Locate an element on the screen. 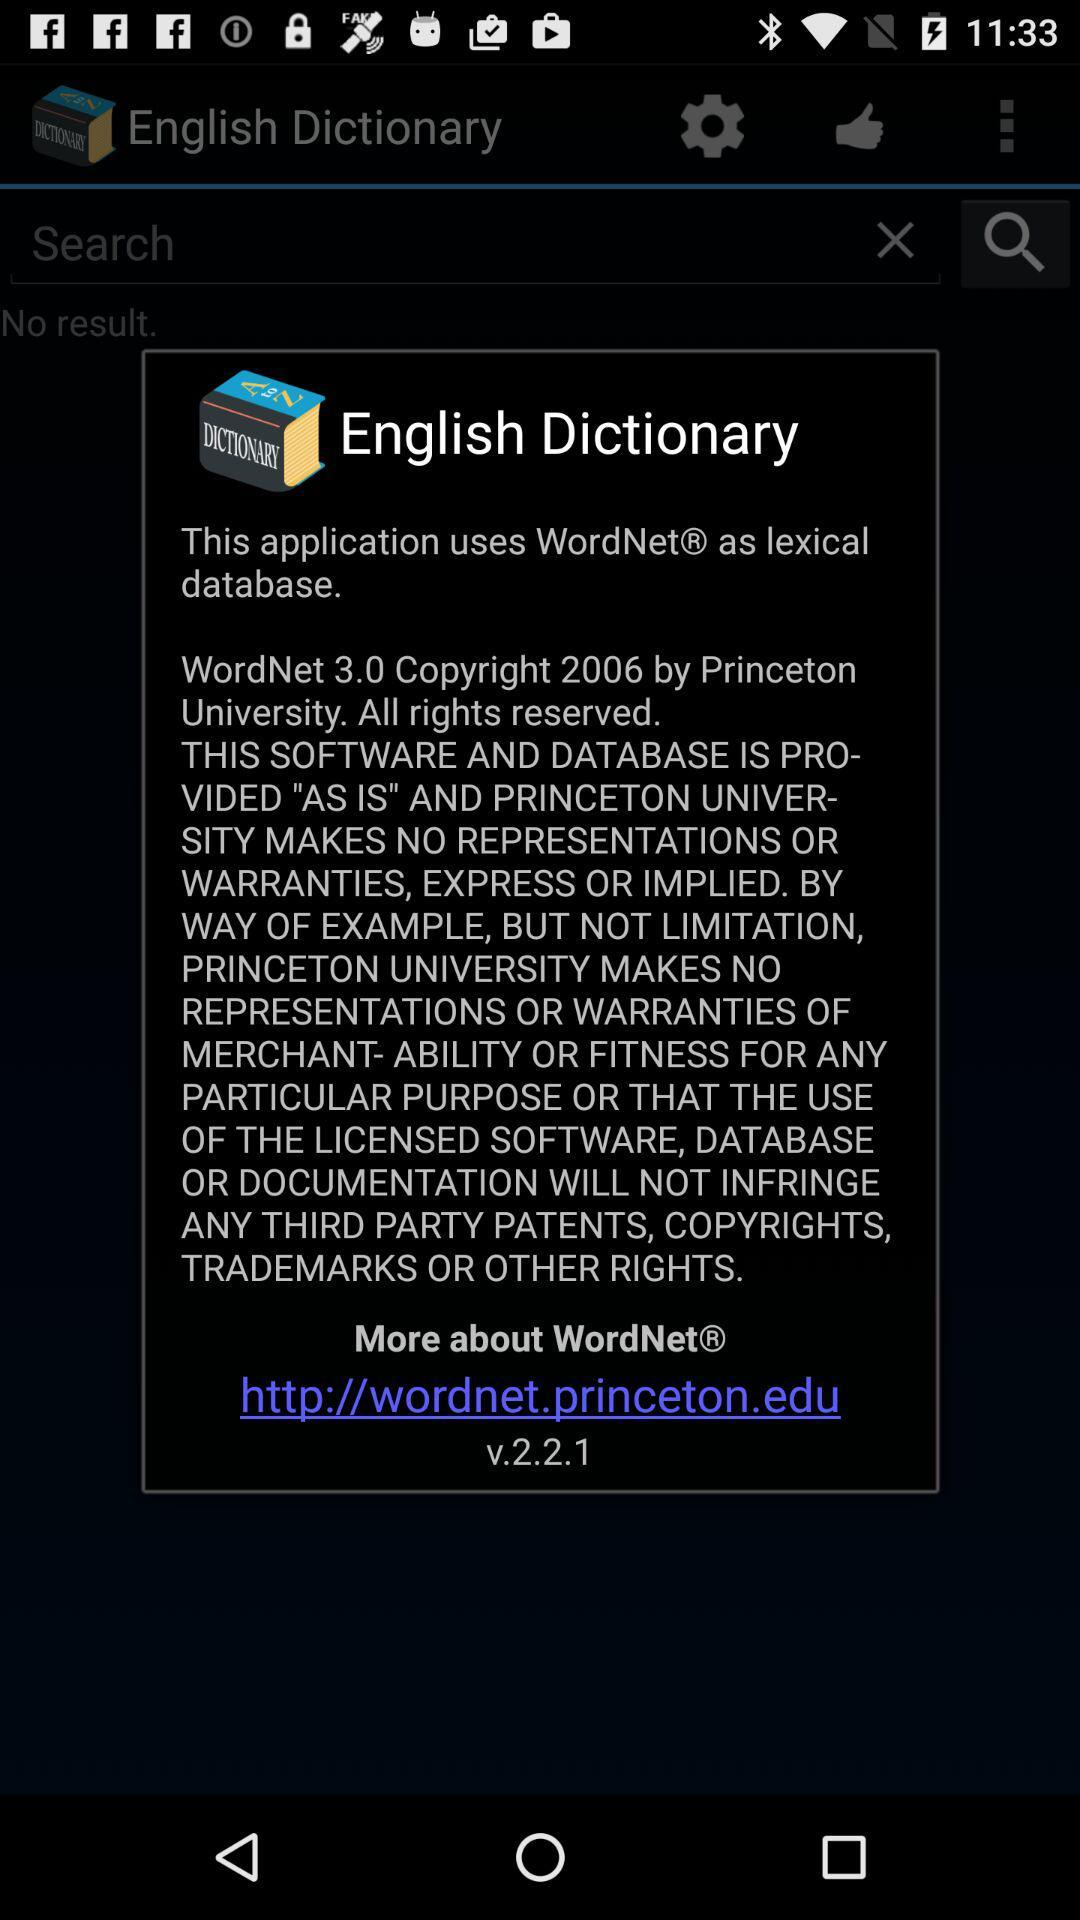 This screenshot has height=1920, width=1080. the item above v 2 2 app is located at coordinates (540, 1392).